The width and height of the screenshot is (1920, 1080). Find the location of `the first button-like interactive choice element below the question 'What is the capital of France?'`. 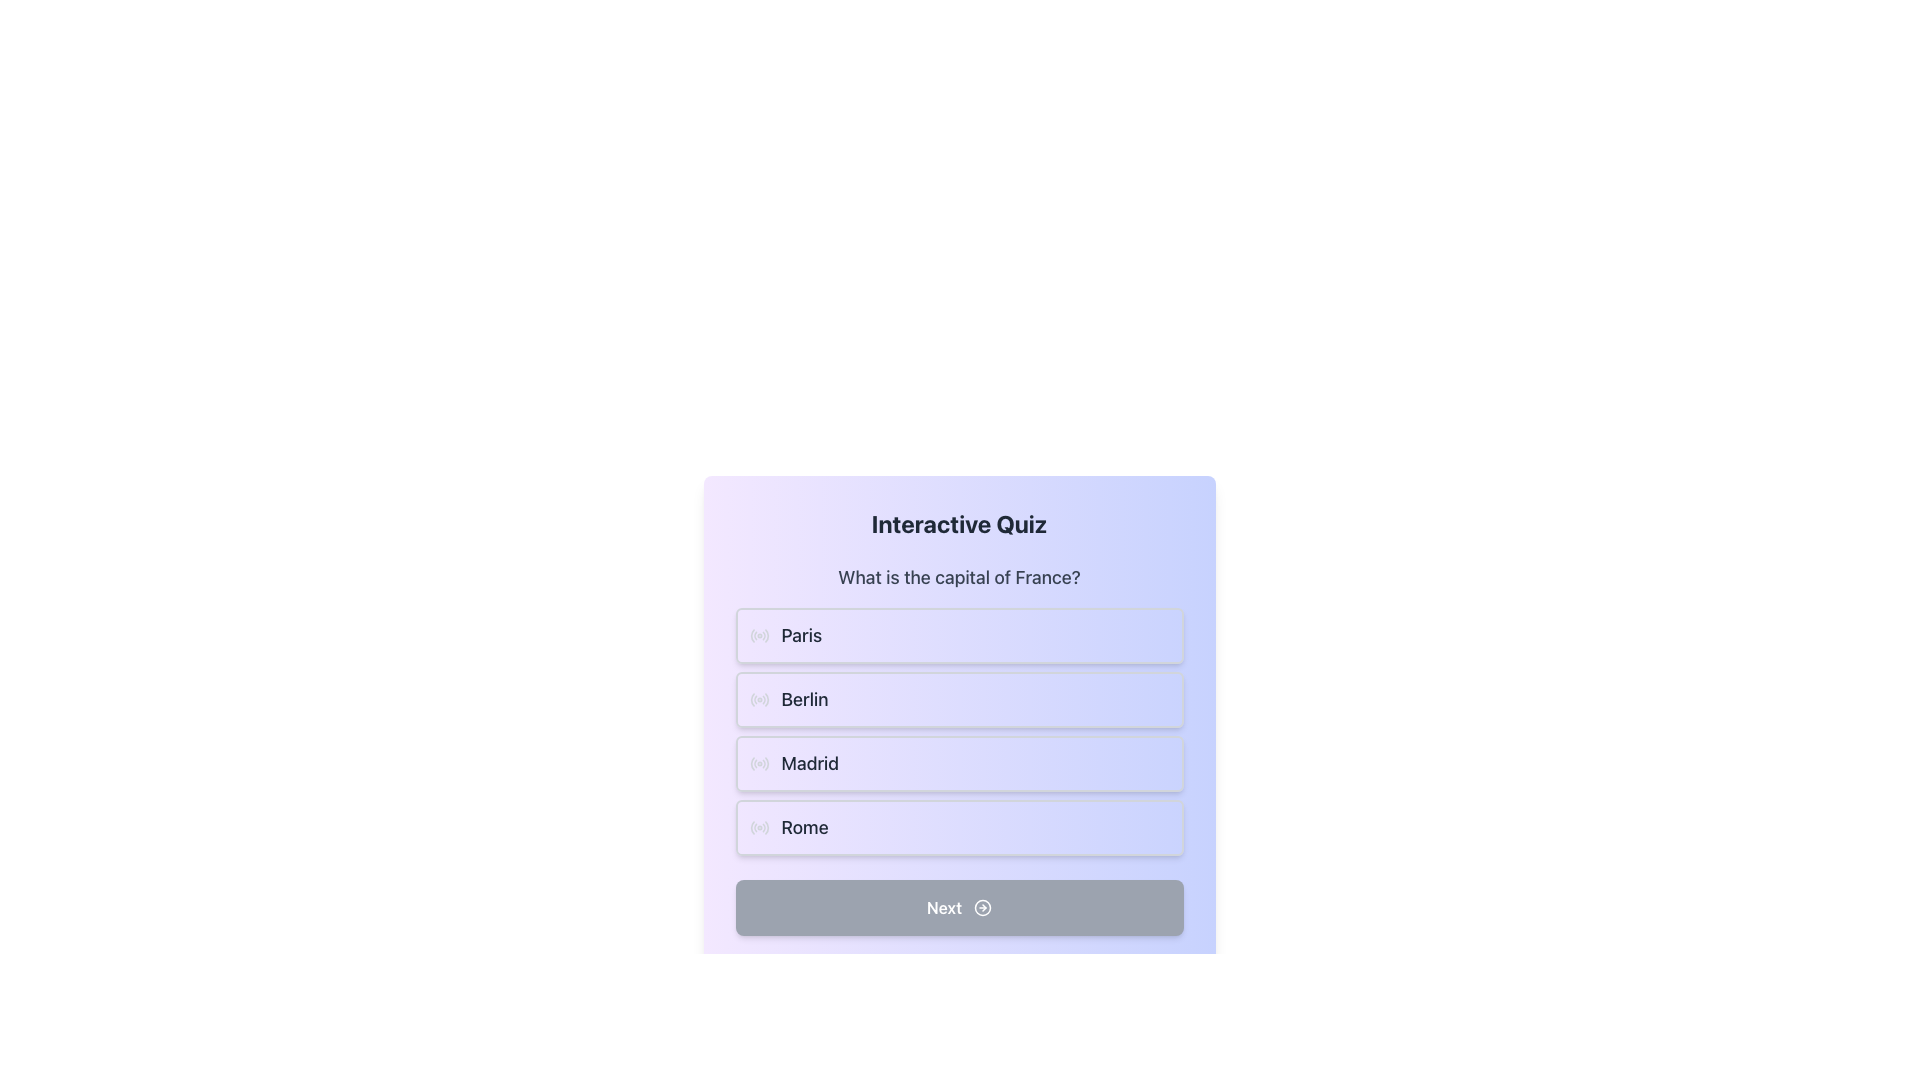

the first button-like interactive choice element below the question 'What is the capital of France?' is located at coordinates (958, 636).